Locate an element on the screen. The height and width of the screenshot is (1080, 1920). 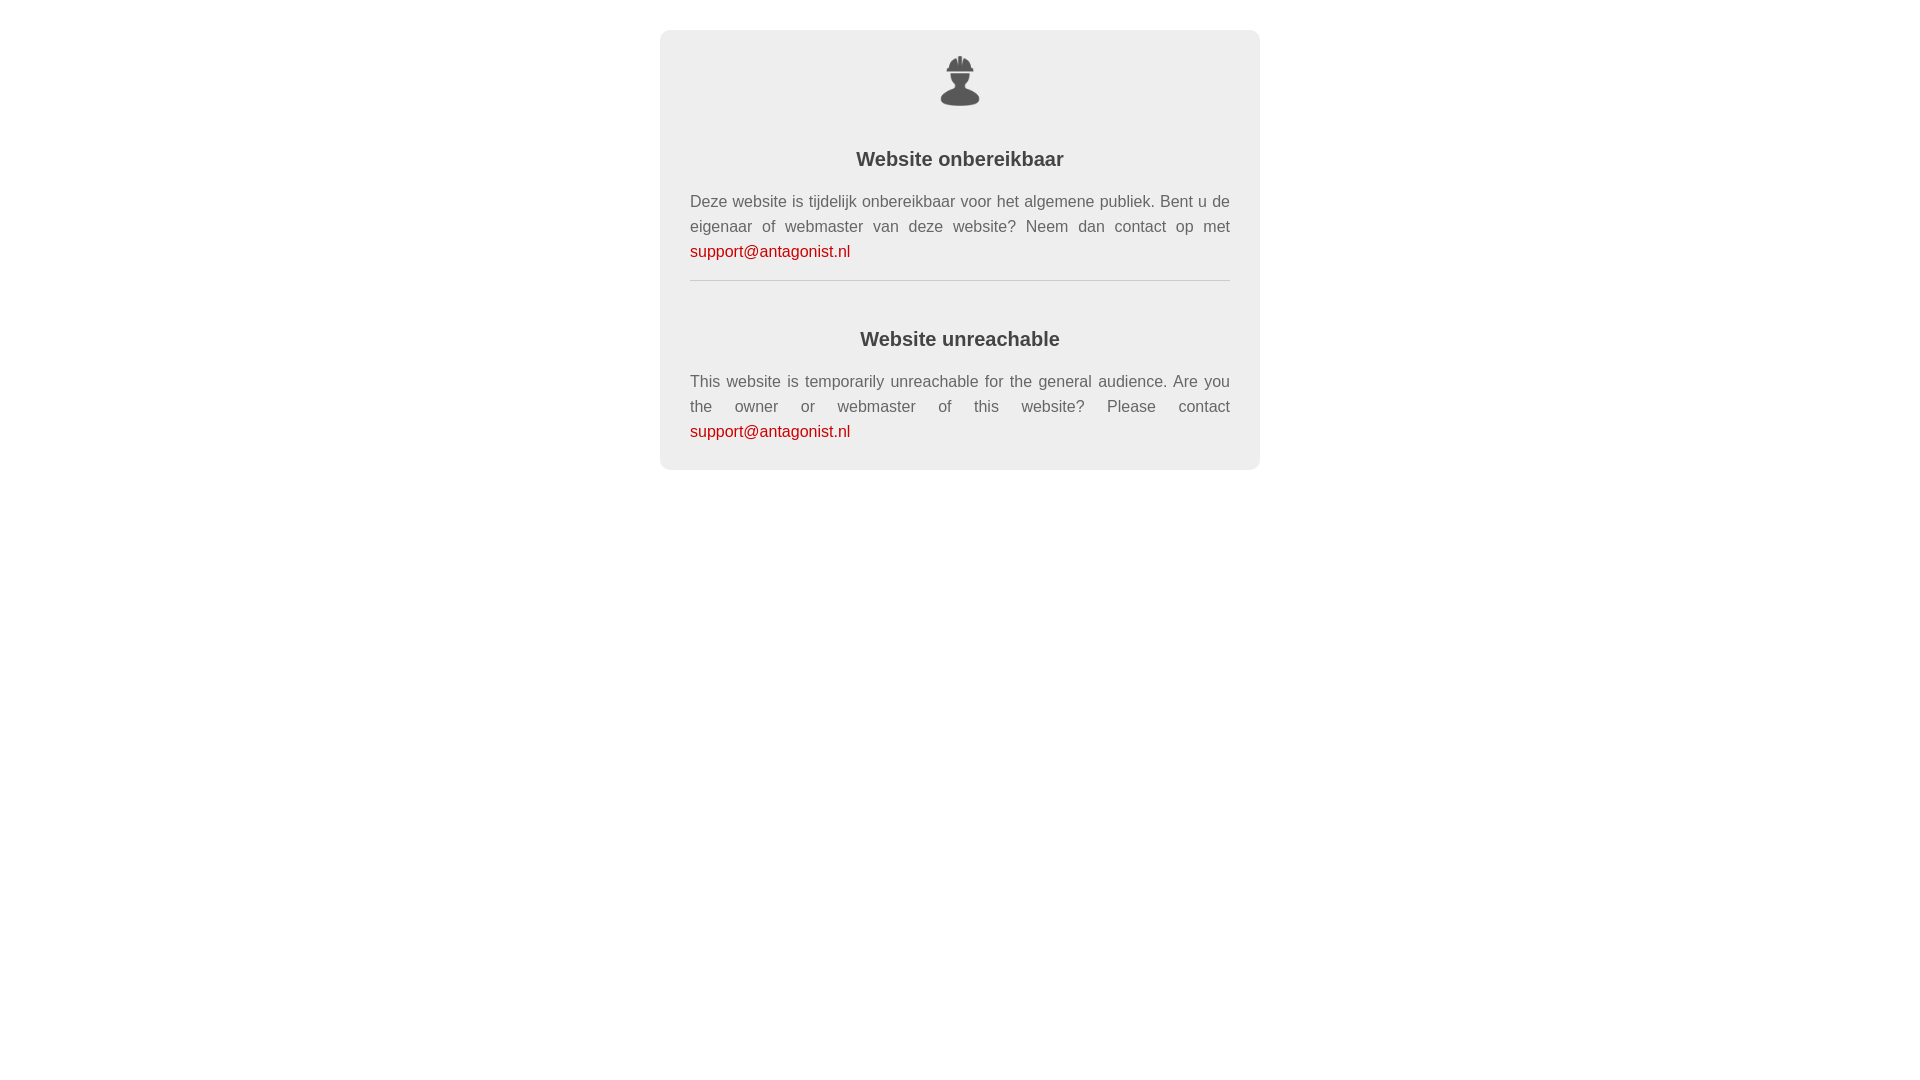
'support@antagonist.nl' is located at coordinates (768, 250).